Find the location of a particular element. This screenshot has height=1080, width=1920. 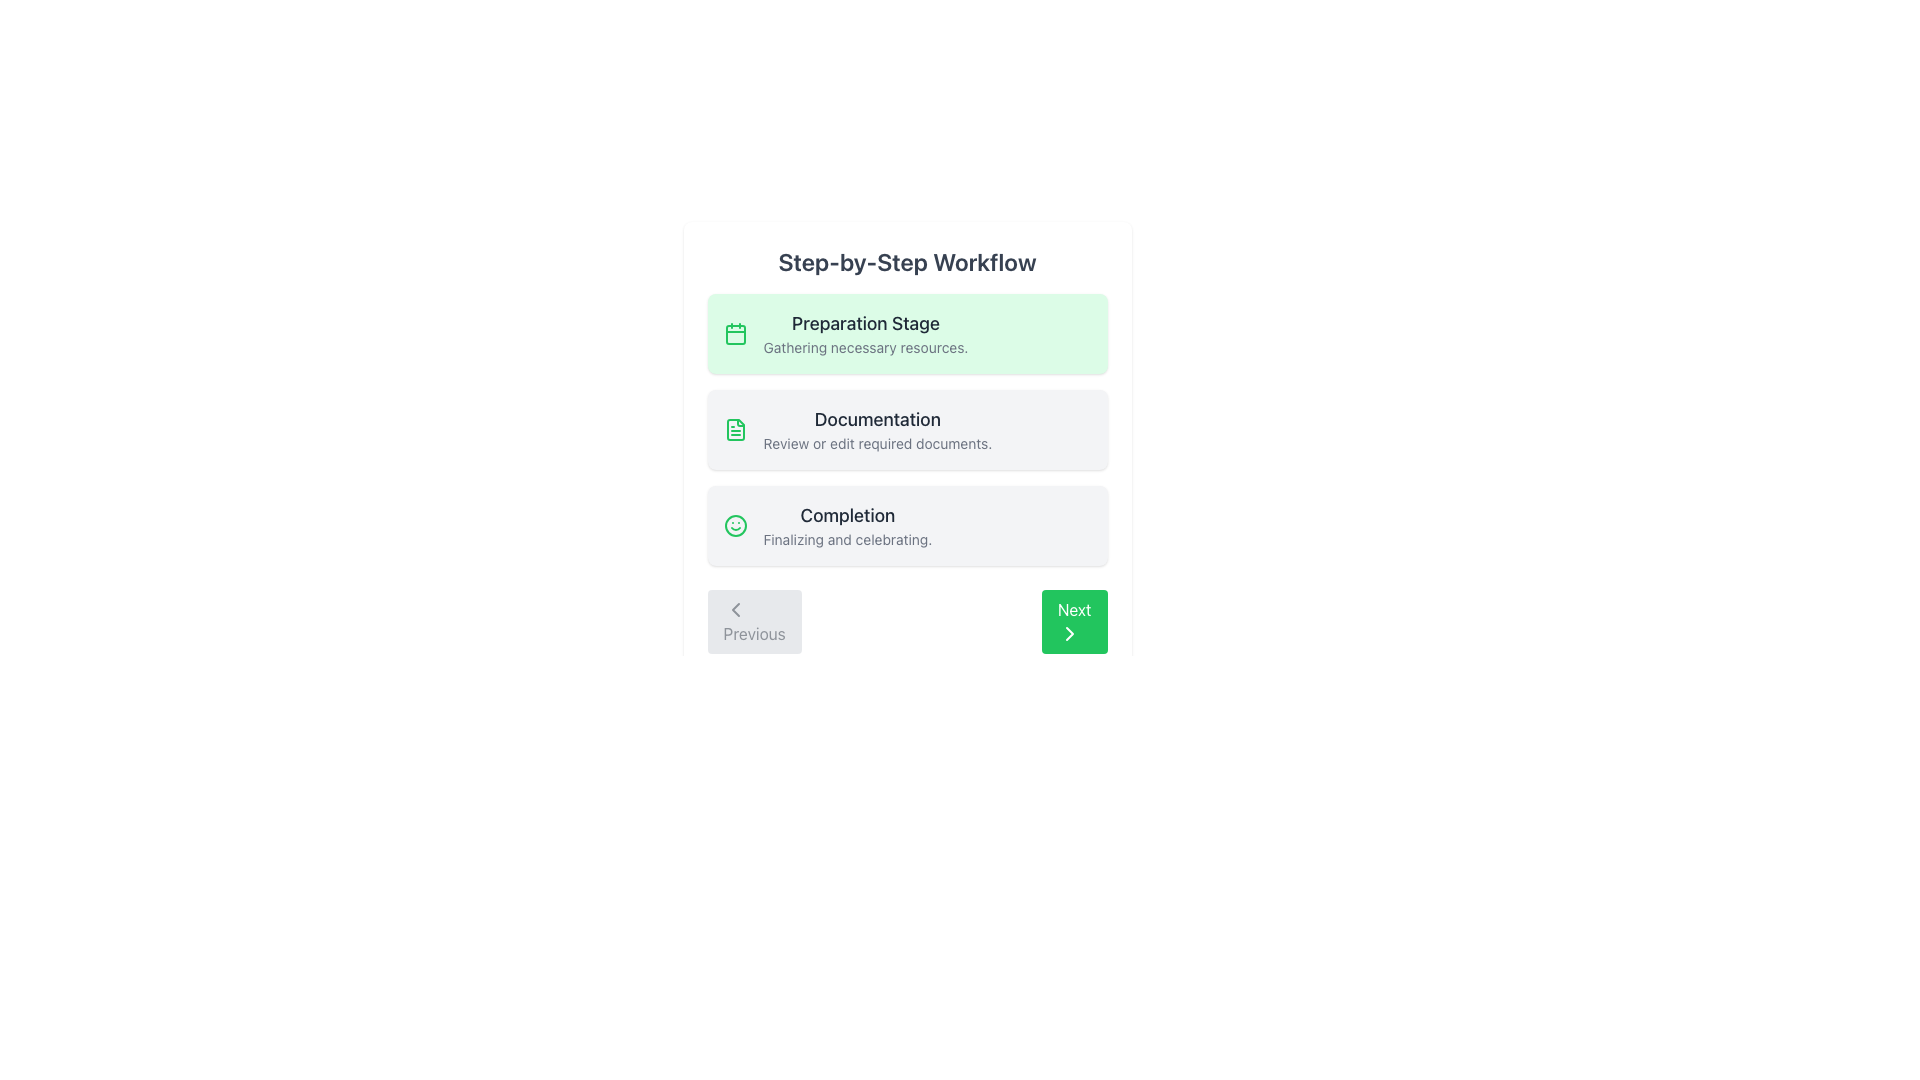

the first icon in the vertically stacked list within the green-highlighted box labeled 'Preparation Stage' is located at coordinates (734, 333).